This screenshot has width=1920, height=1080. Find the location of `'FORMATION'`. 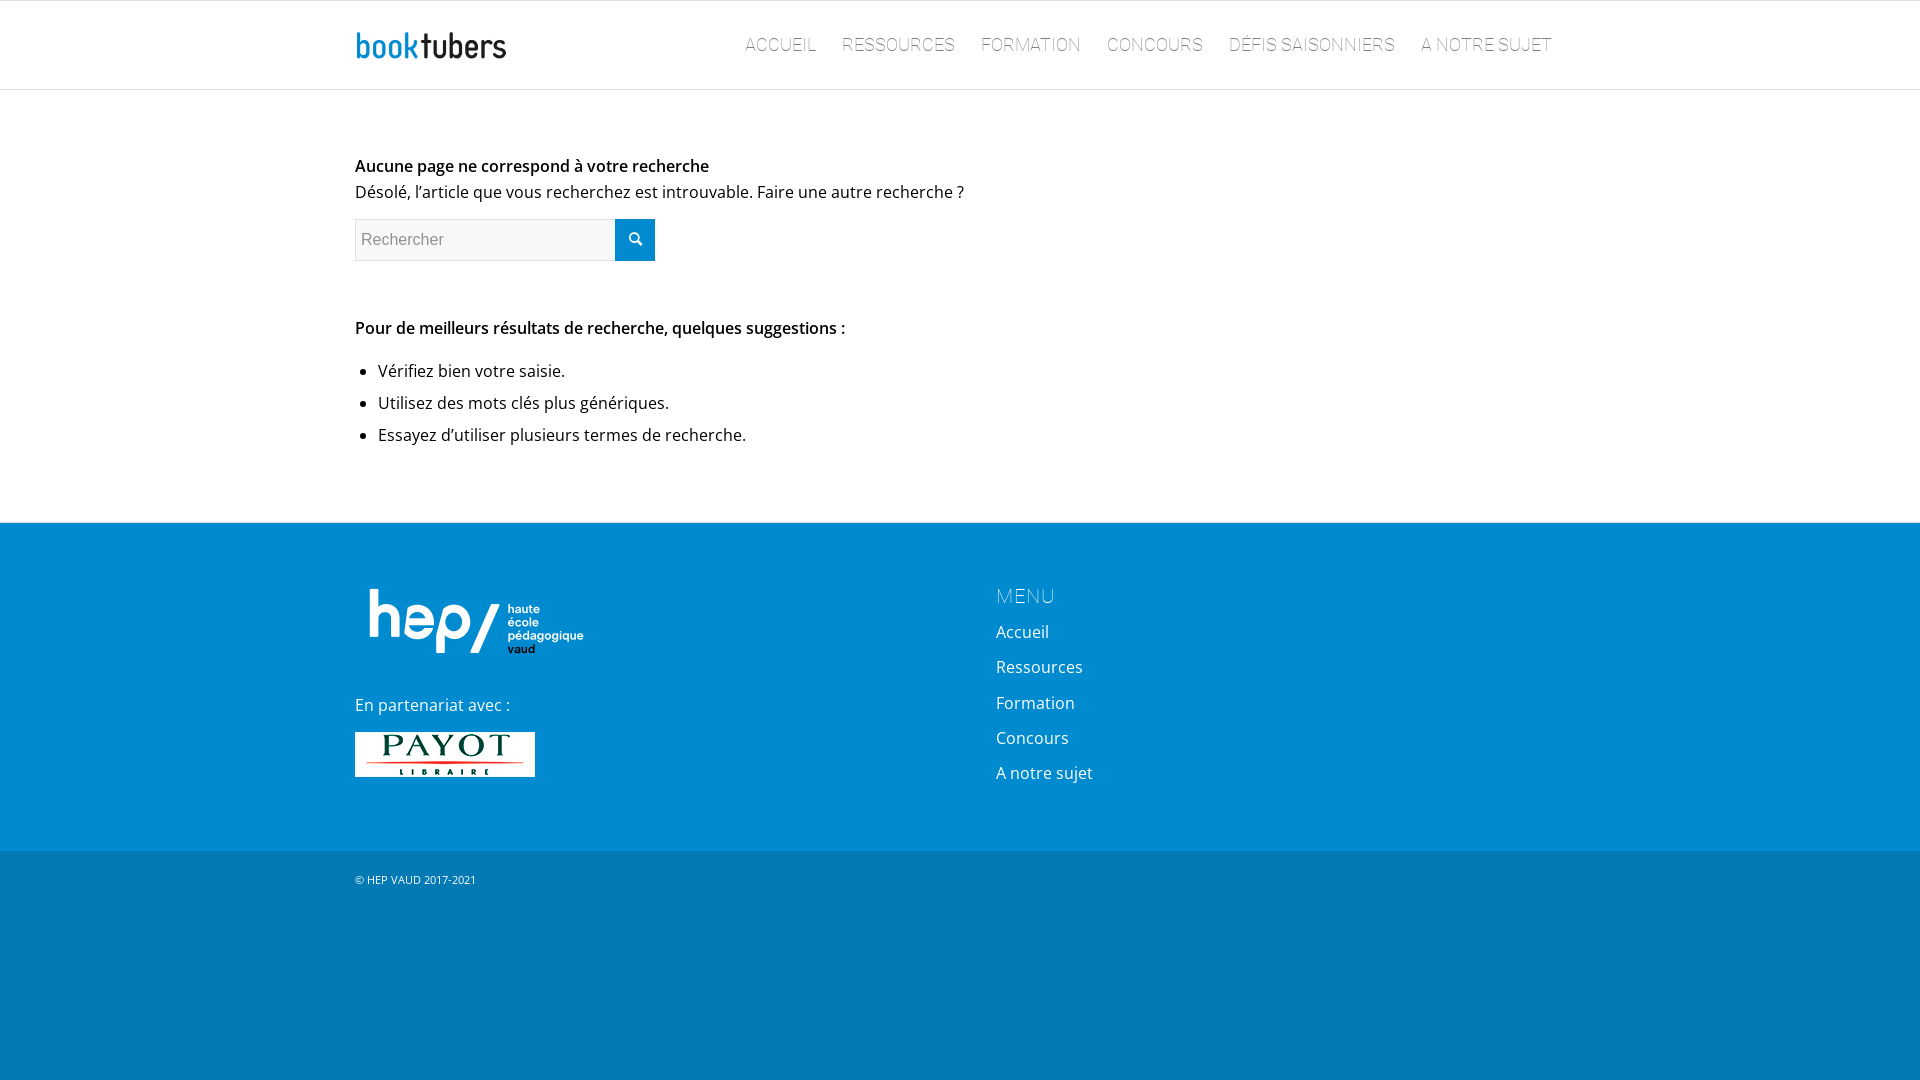

'FORMATION' is located at coordinates (1031, 45).